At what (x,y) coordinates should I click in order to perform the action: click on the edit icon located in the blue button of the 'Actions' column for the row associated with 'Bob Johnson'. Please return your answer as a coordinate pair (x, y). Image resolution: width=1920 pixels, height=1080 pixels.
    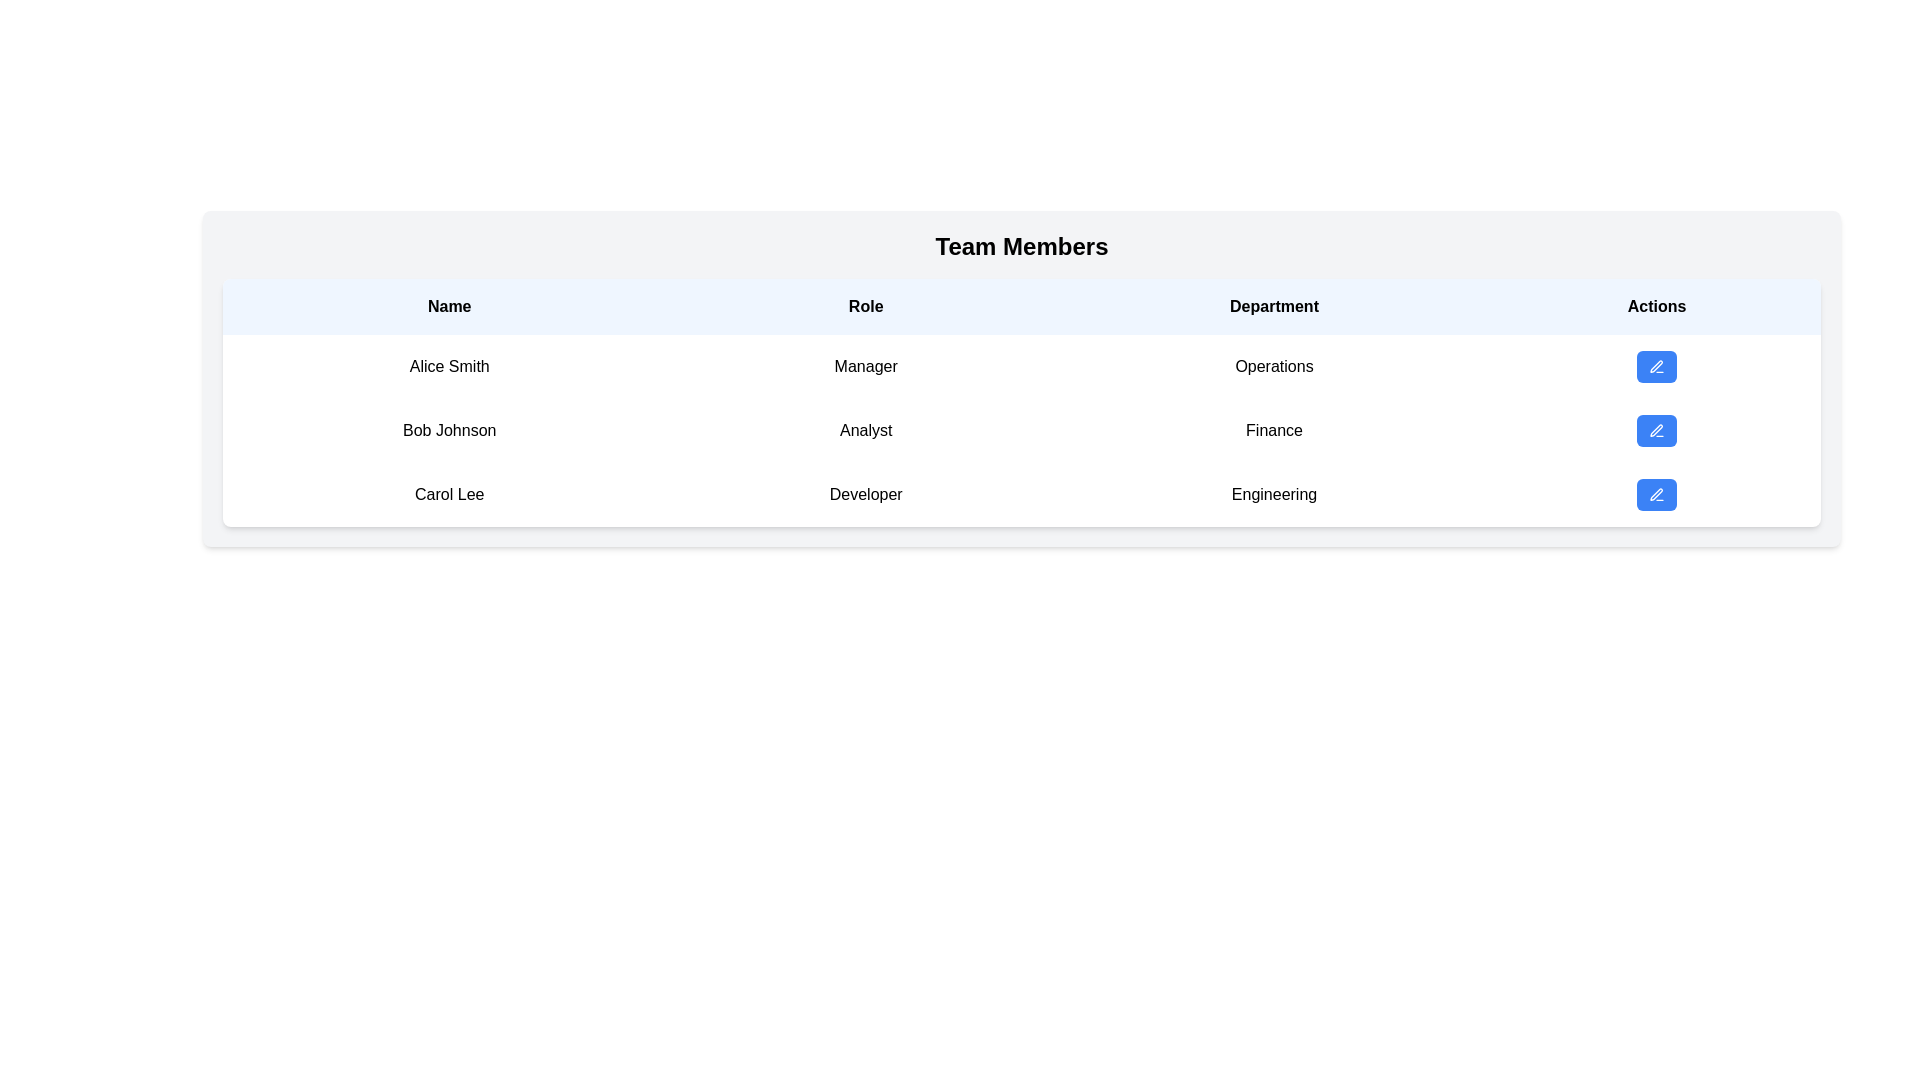
    Looking at the image, I should click on (1656, 430).